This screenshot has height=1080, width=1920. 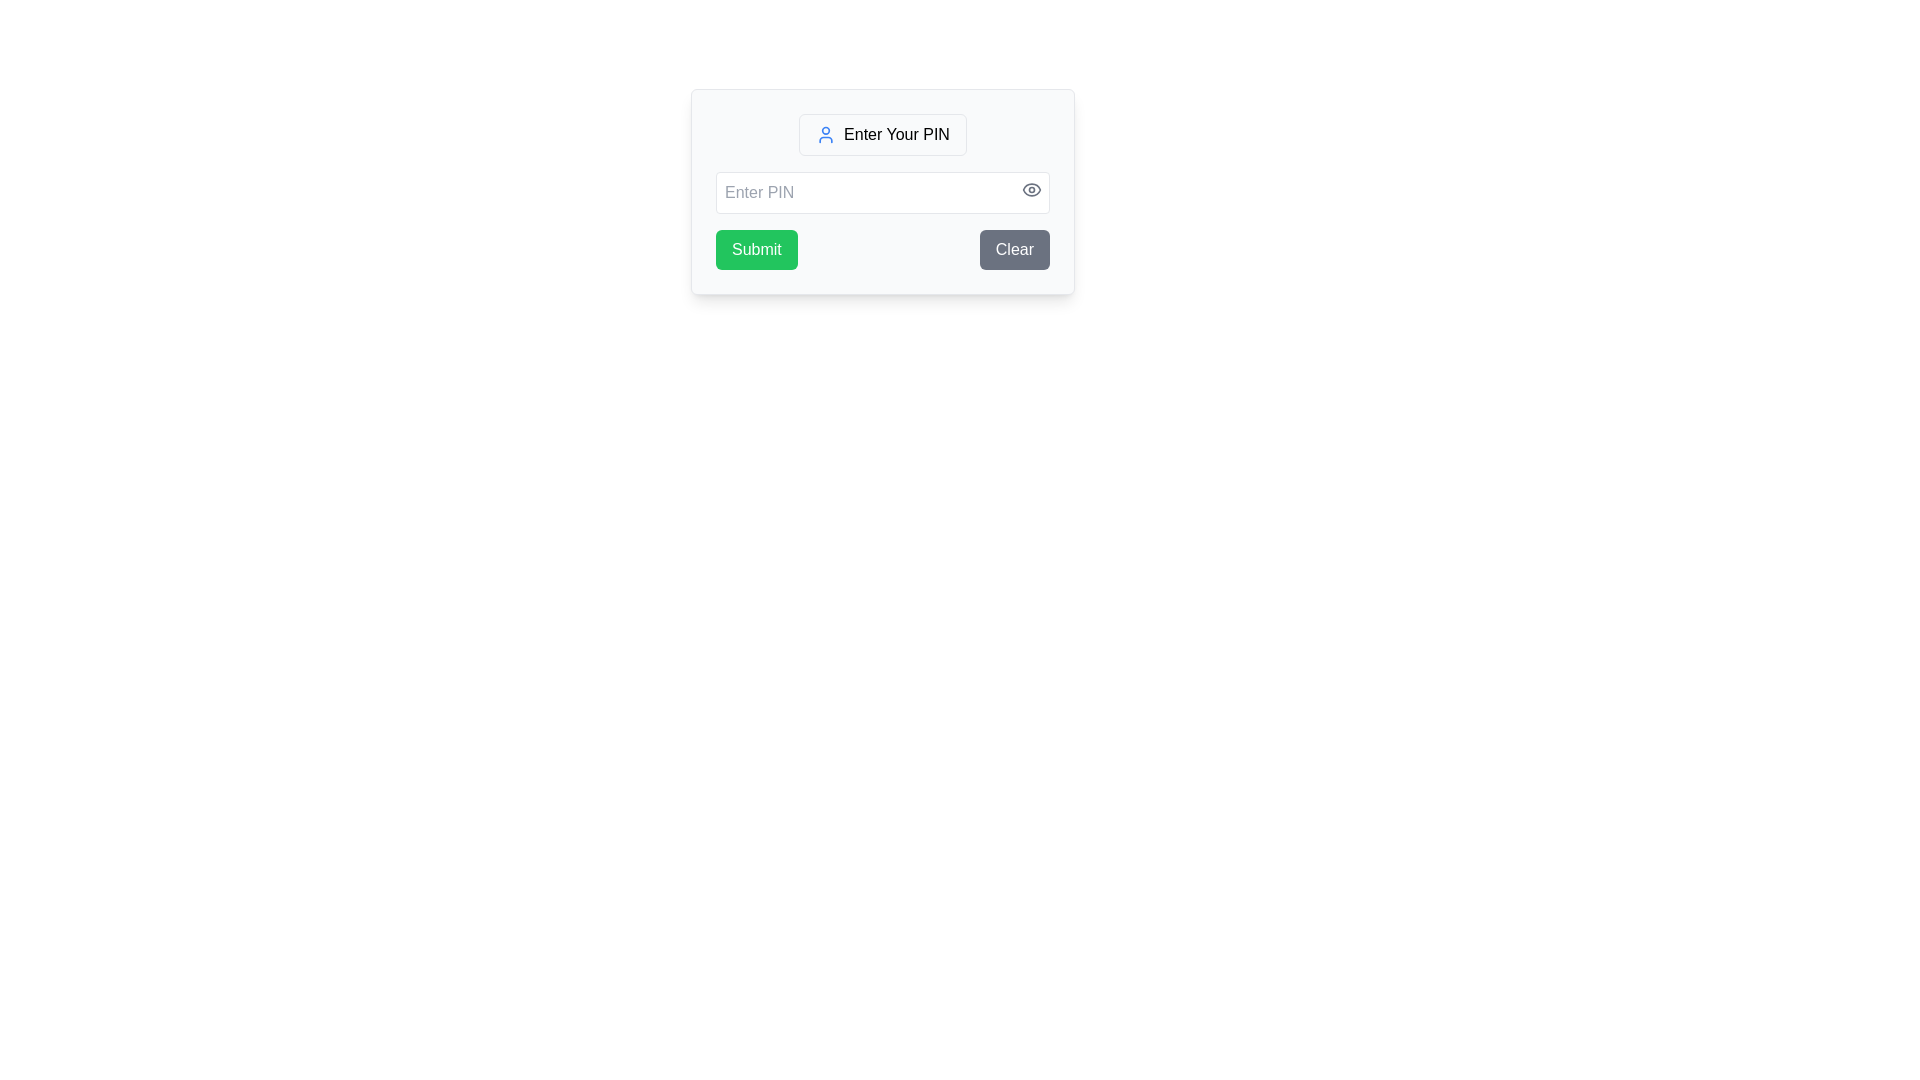 I want to click on the 'Clear' button, which is a rectangular button with a gray background and white text, located at the bottom of the form interface, so click(x=1014, y=249).